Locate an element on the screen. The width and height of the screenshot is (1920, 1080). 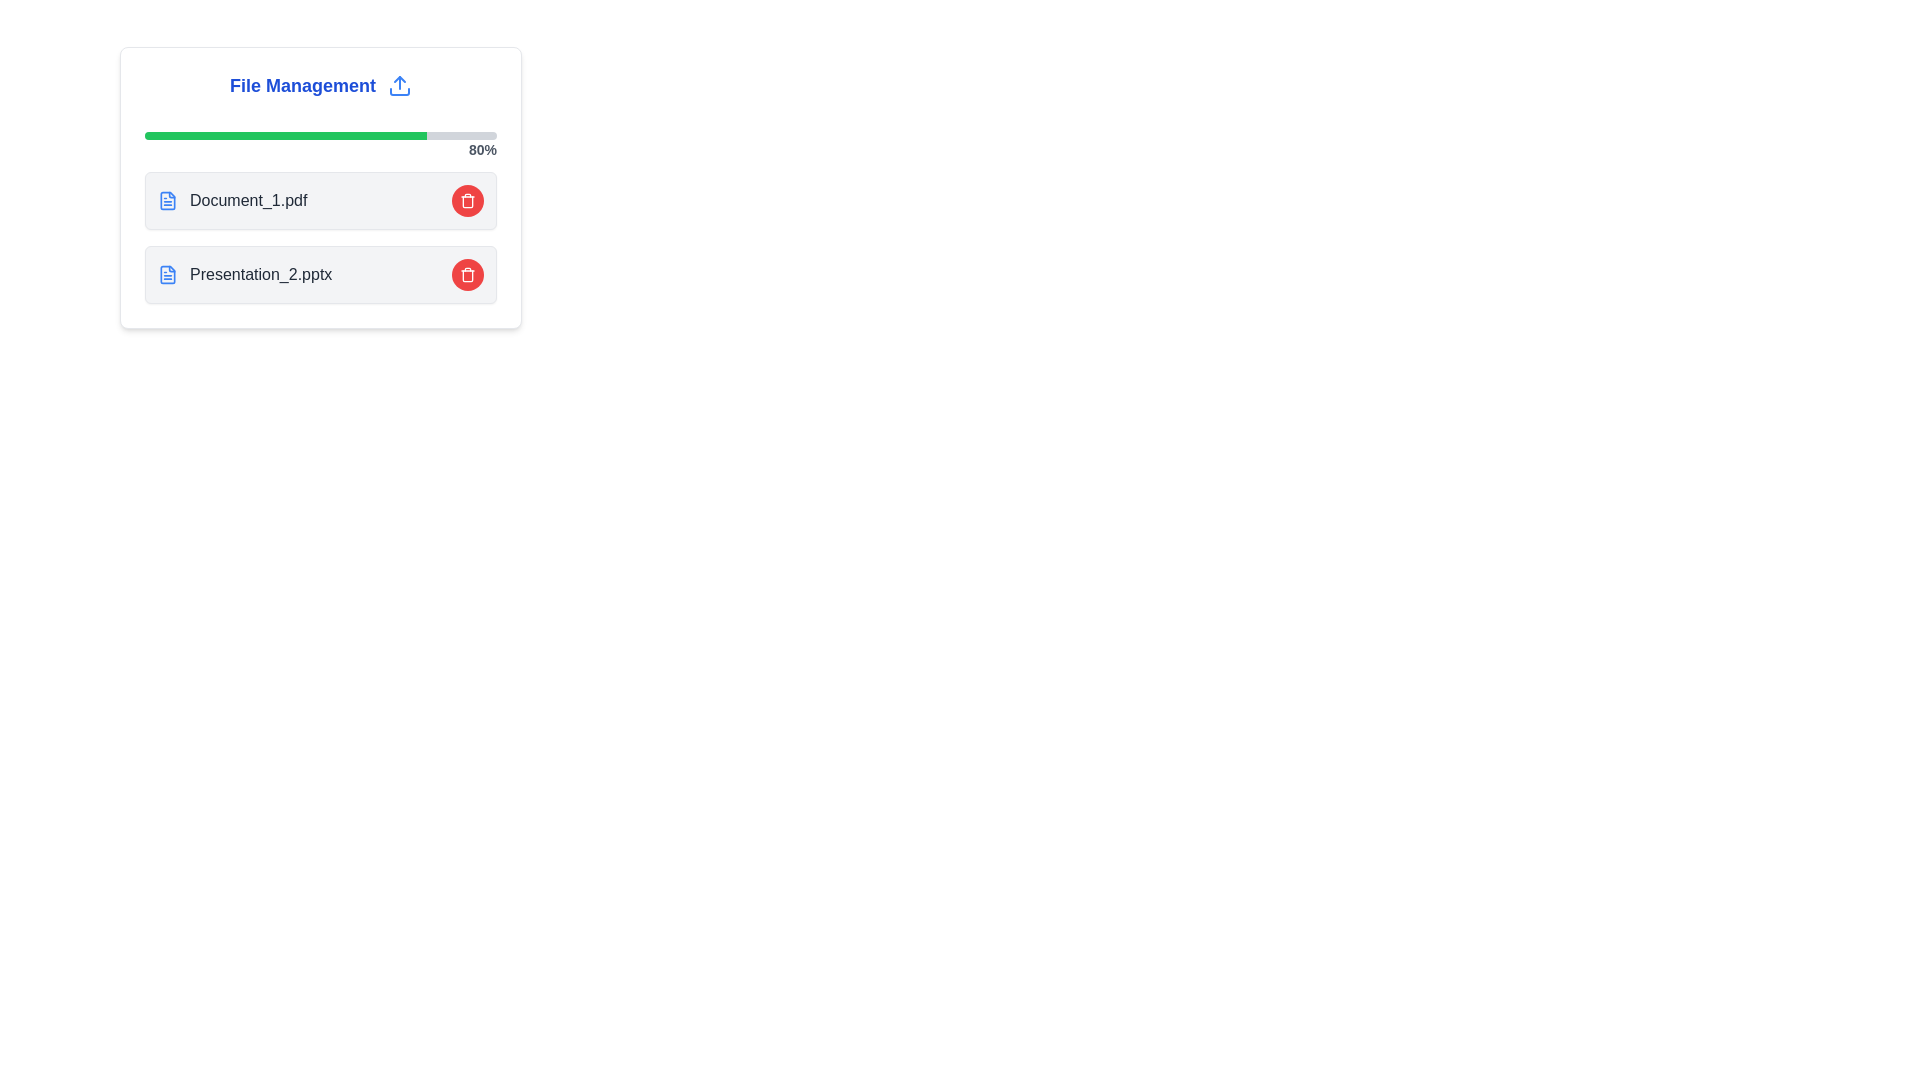
the label 'Document_1.pdf' which is the first item is located at coordinates (232, 200).